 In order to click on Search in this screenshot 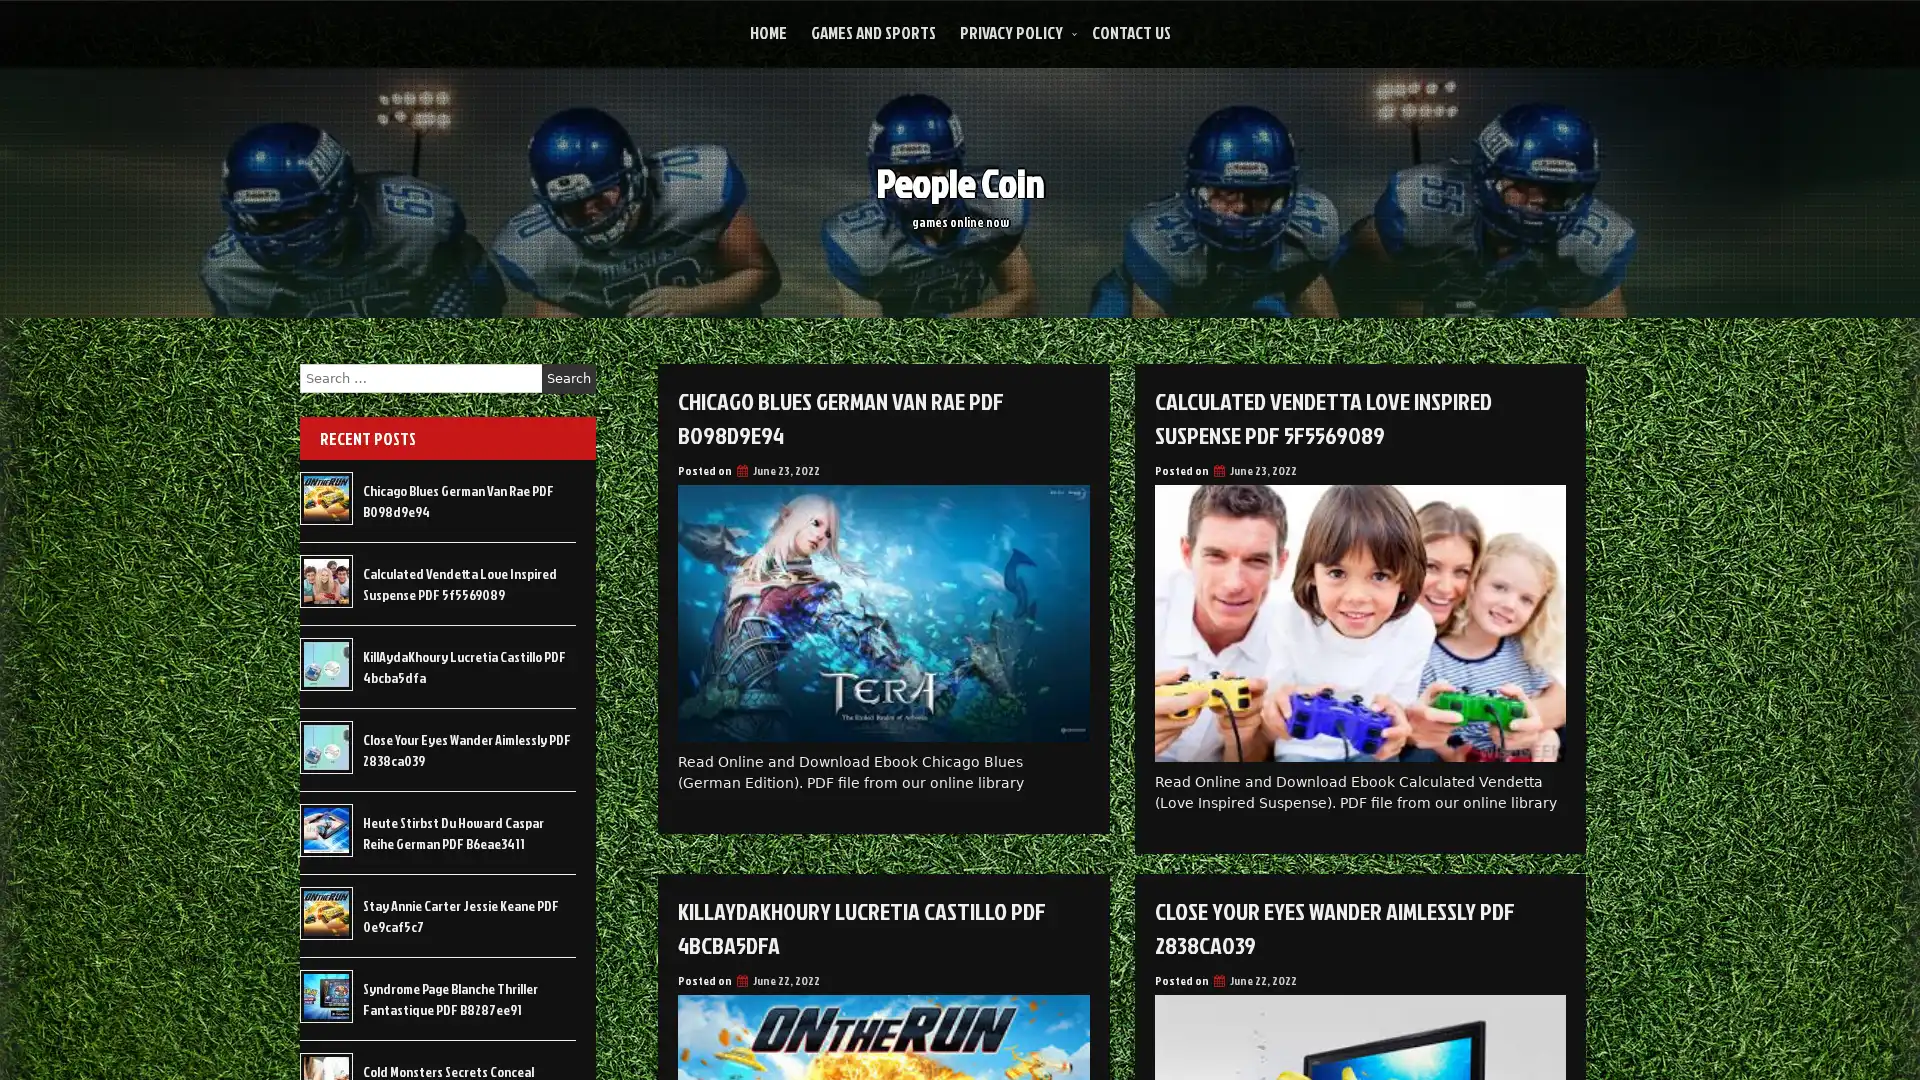, I will do `click(568, 378)`.